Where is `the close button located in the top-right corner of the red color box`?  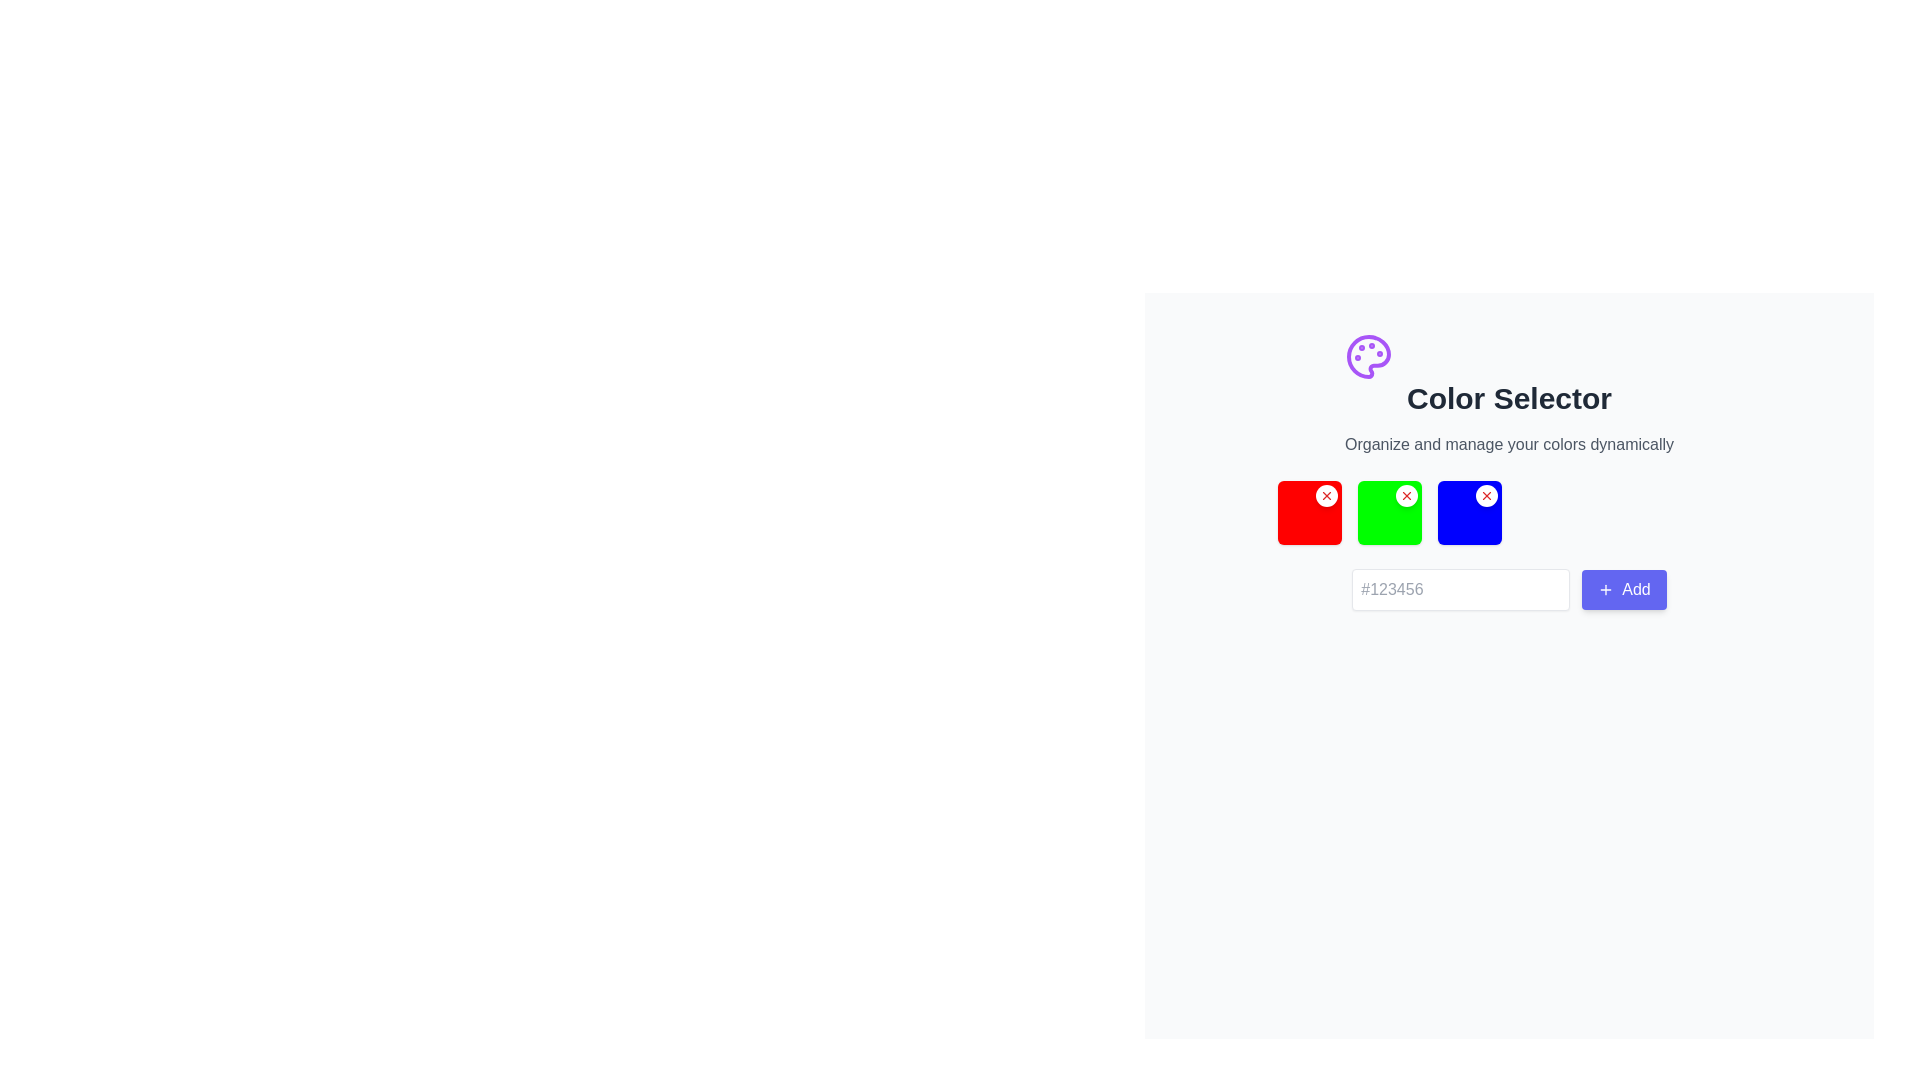 the close button located in the top-right corner of the red color box is located at coordinates (1326, 495).